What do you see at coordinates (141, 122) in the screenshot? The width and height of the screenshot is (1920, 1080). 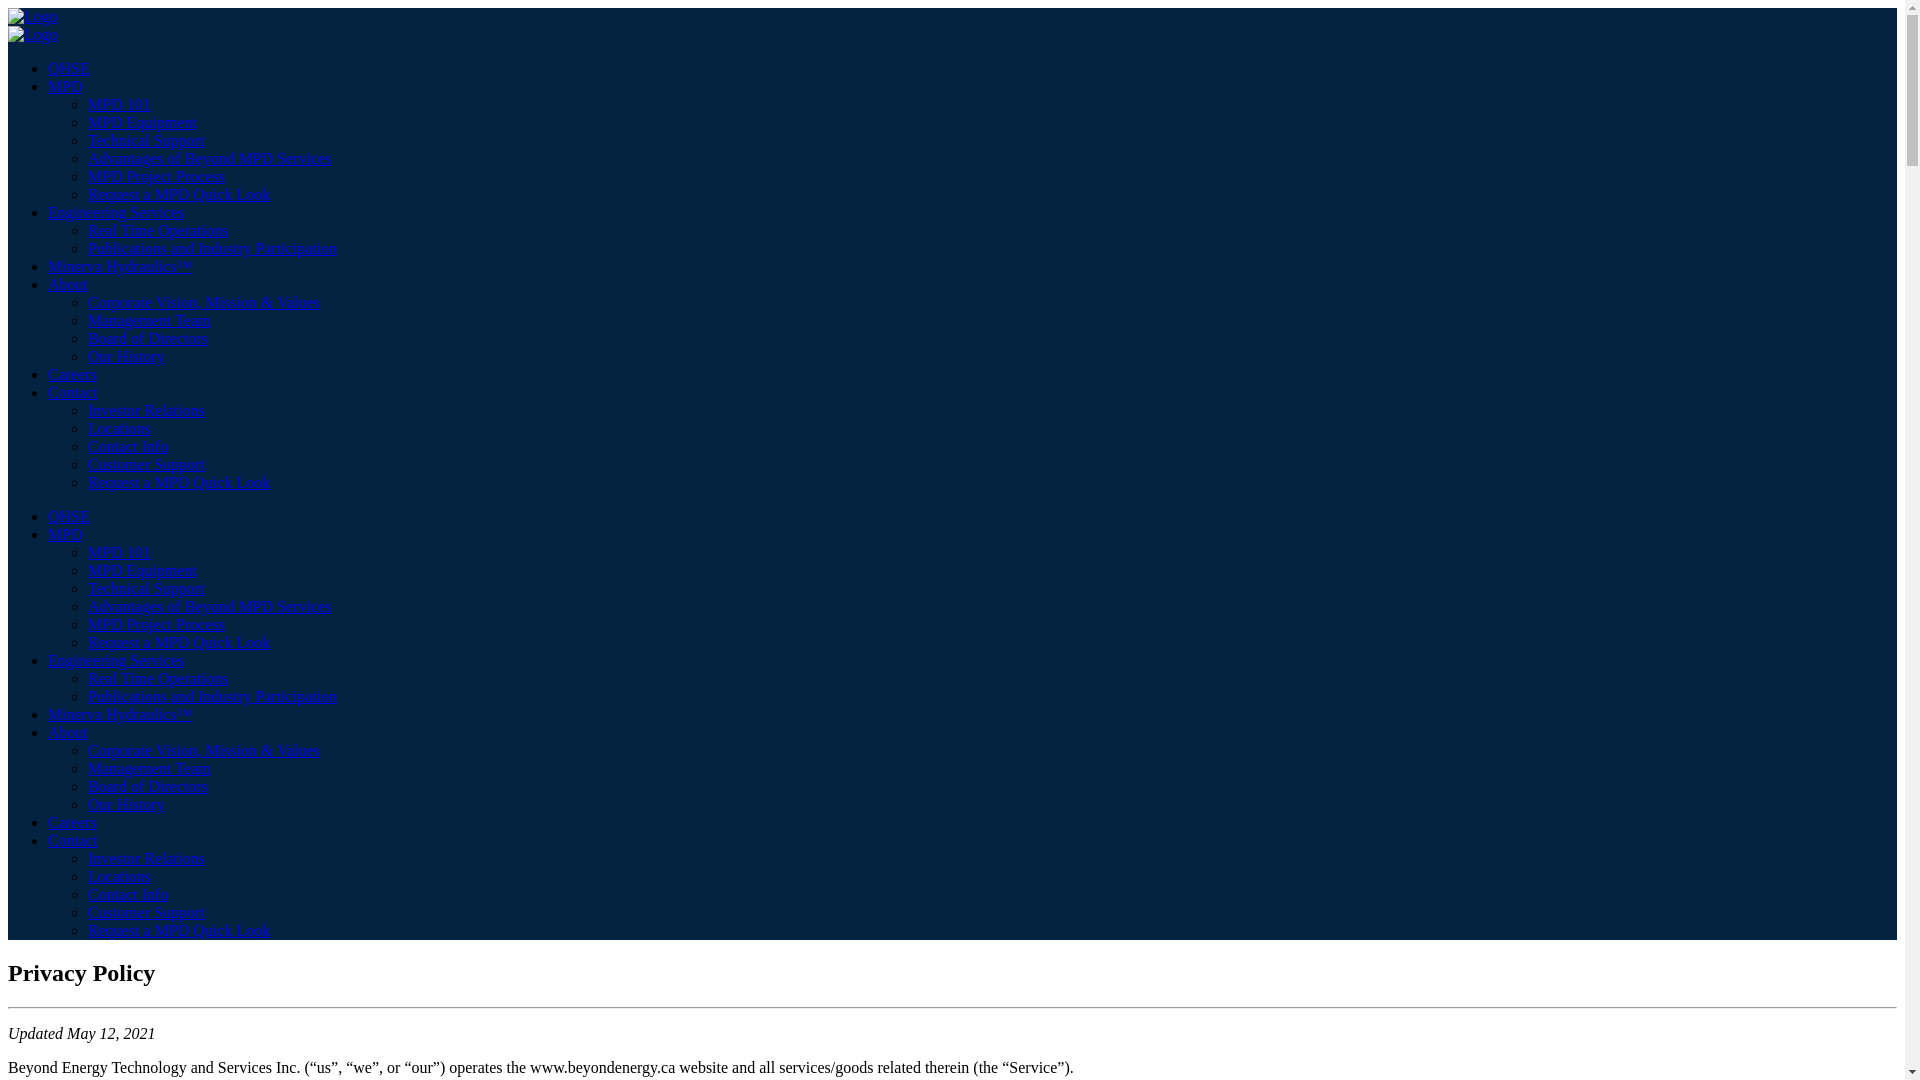 I see `'MPD Equipment'` at bounding box center [141, 122].